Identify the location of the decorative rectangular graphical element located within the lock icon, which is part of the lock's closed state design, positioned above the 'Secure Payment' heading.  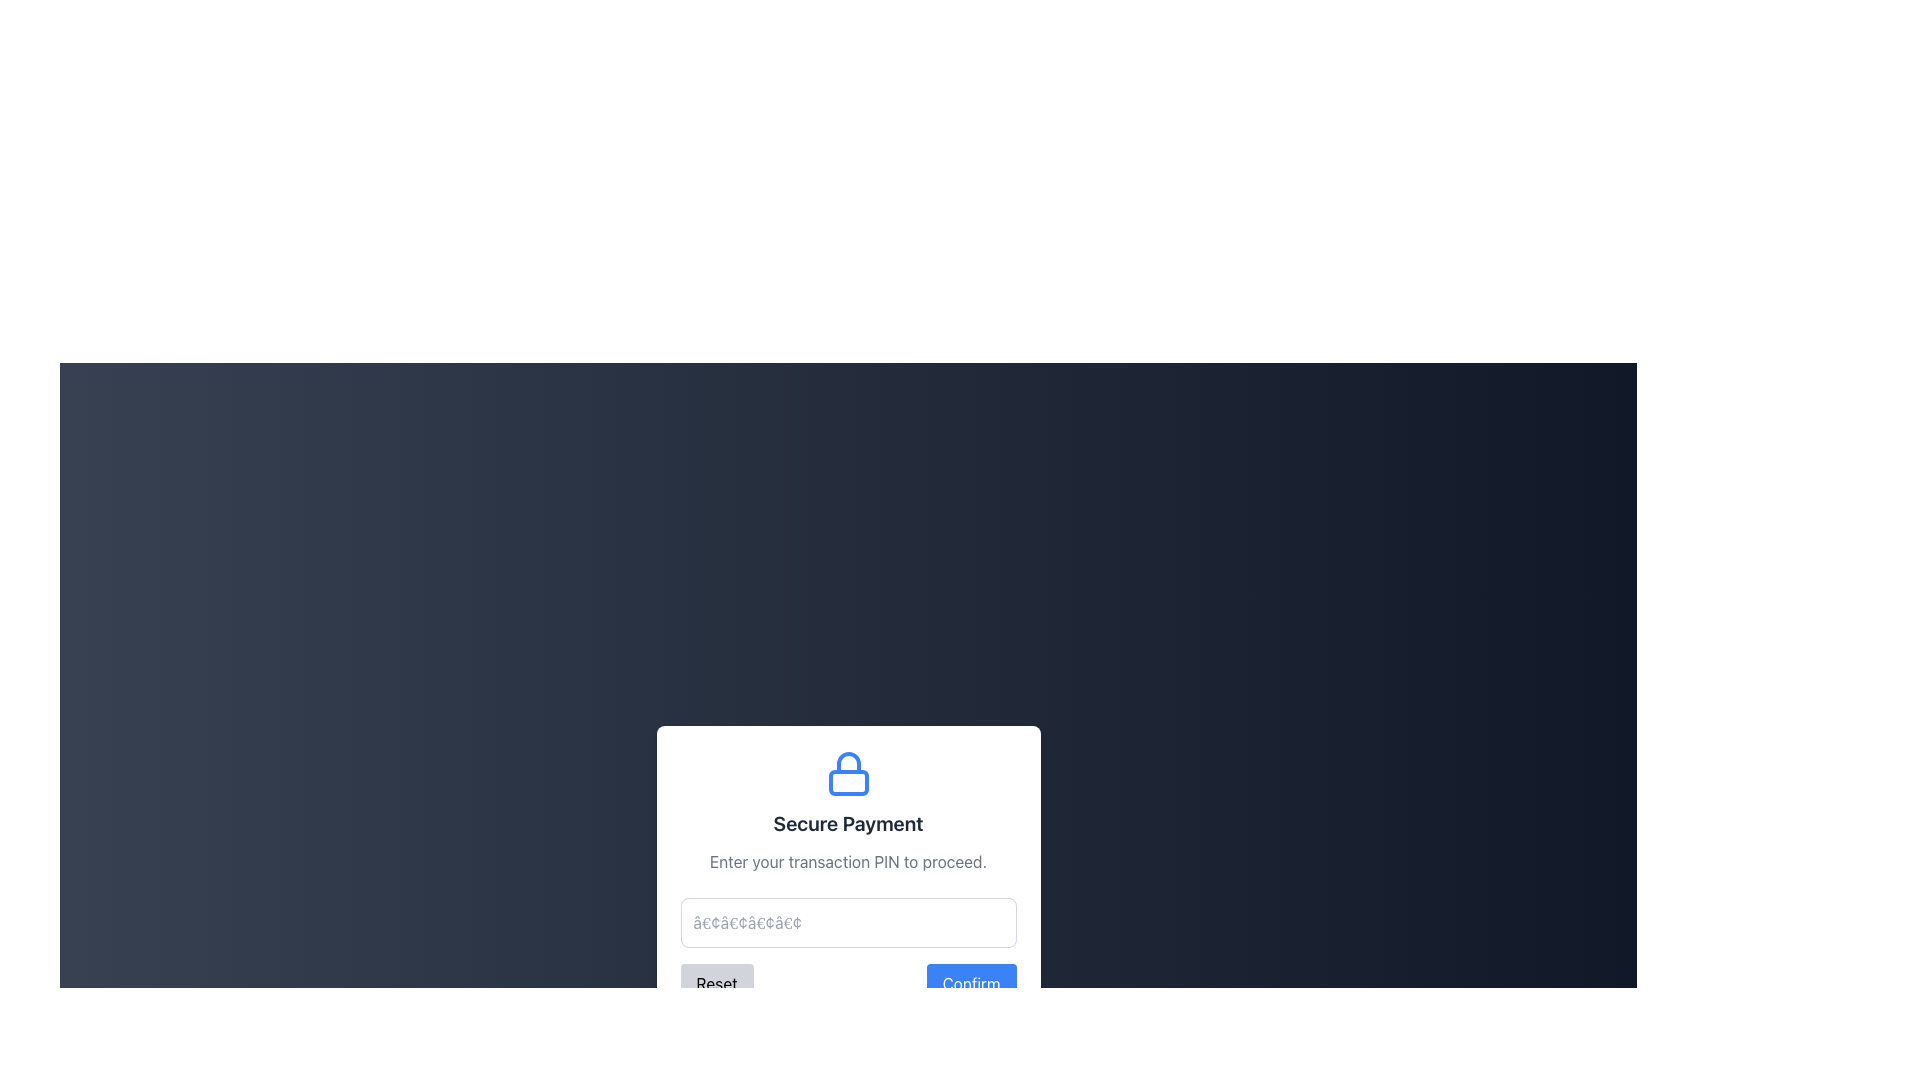
(848, 782).